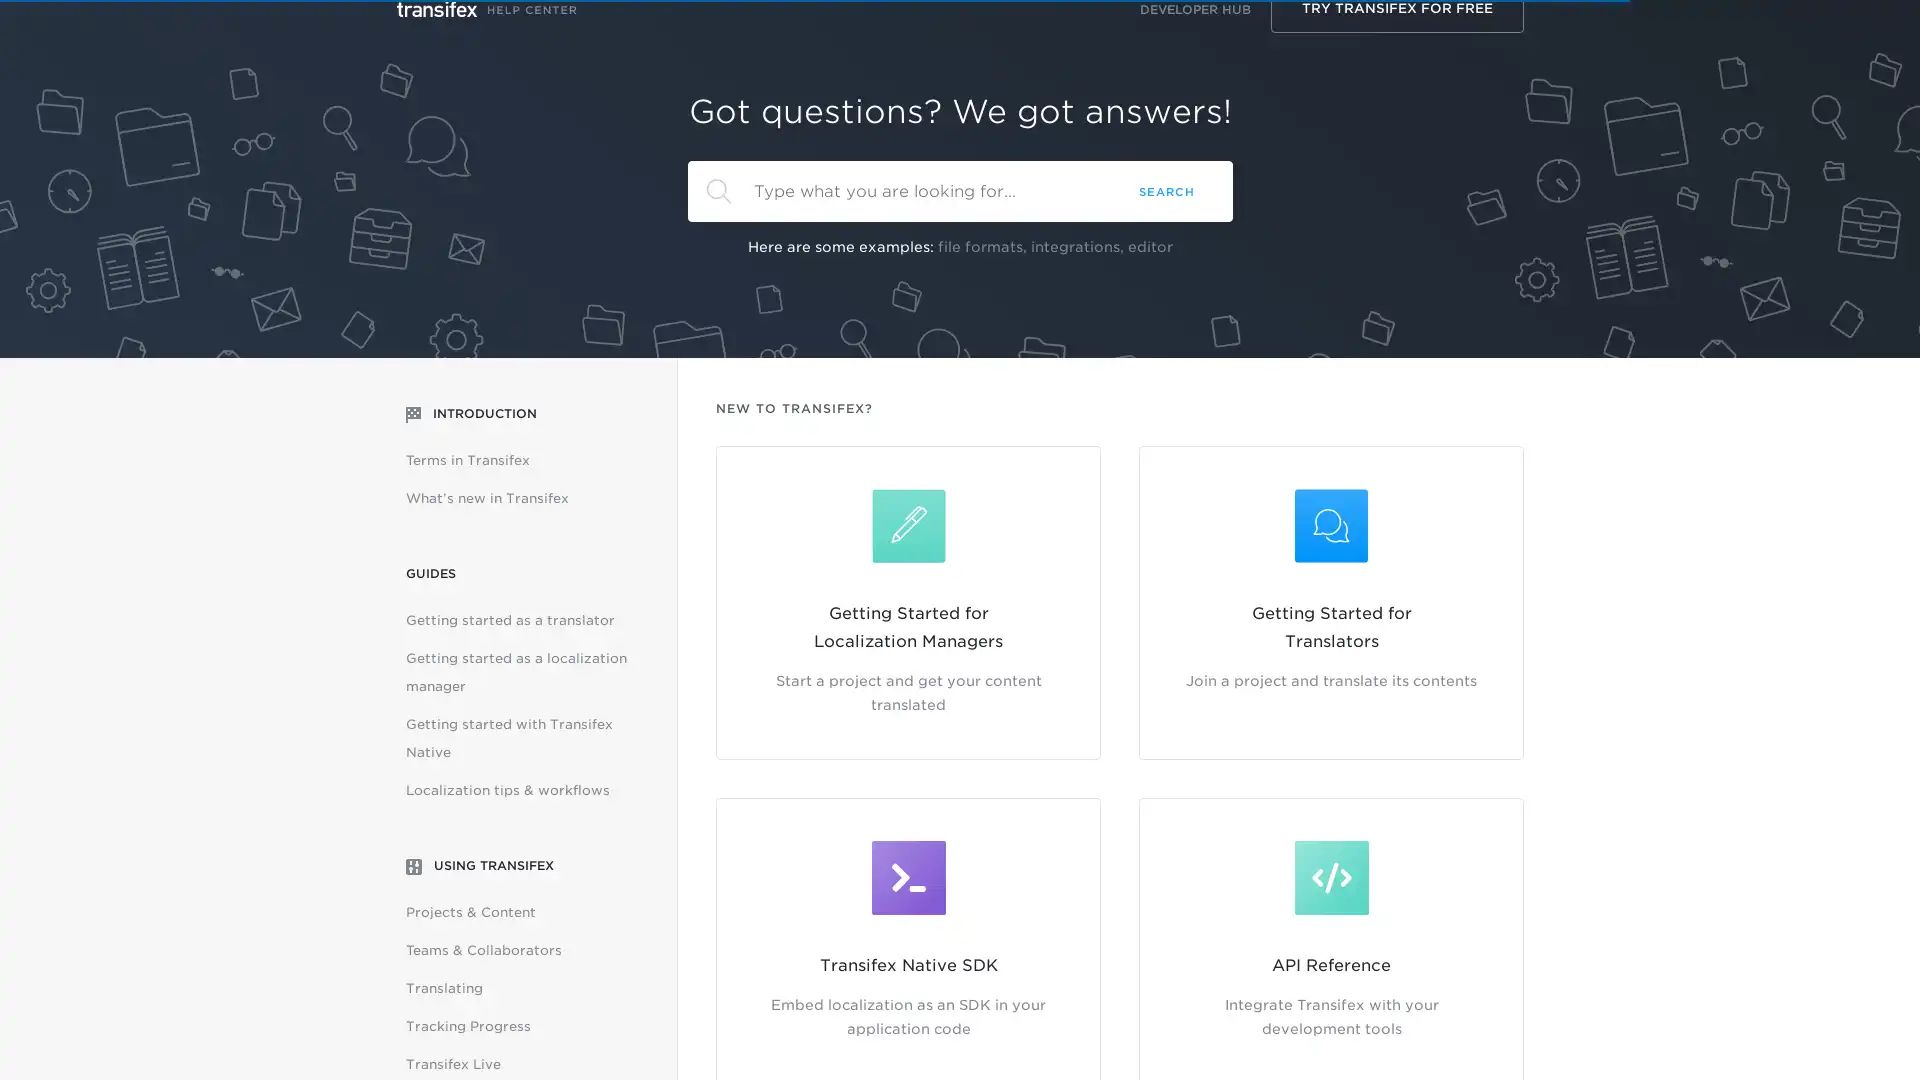 This screenshot has height=1080, width=1920. I want to click on Open Intercom Messenger, so click(1869, 1029).